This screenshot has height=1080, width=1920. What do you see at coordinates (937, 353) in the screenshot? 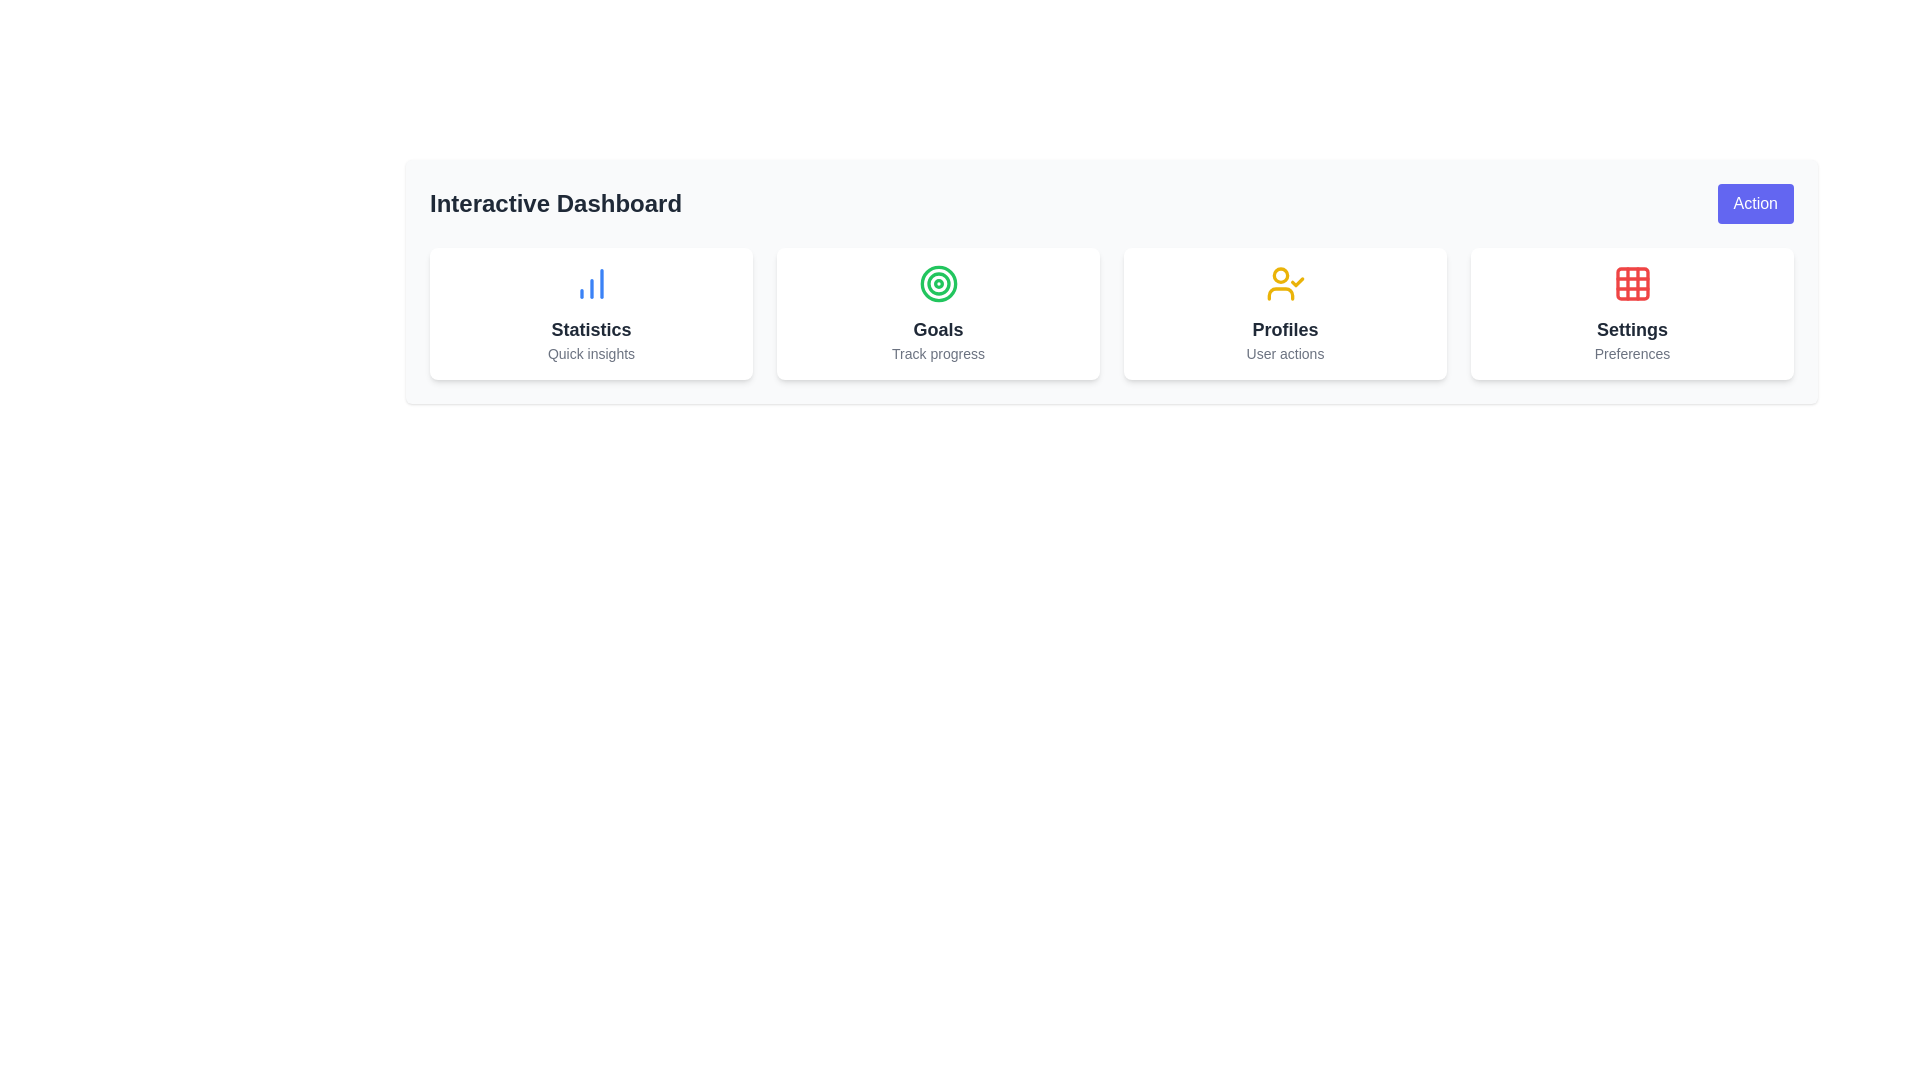
I see `the text label providing additional information about the 'Goals' card, which is positioned below the 'Goals' label in a card layout` at bounding box center [937, 353].